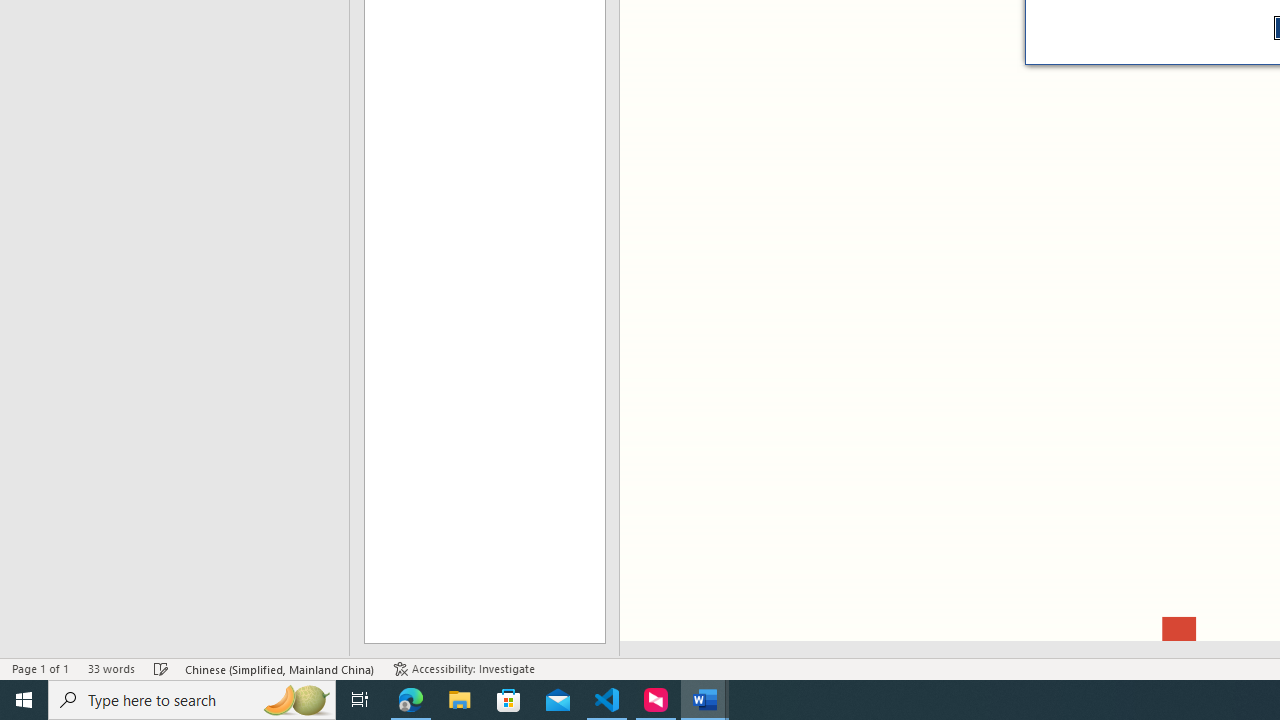 The width and height of the screenshot is (1280, 720). Describe the element at coordinates (606, 698) in the screenshot. I see `'Visual Studio Code - 1 running window'` at that location.